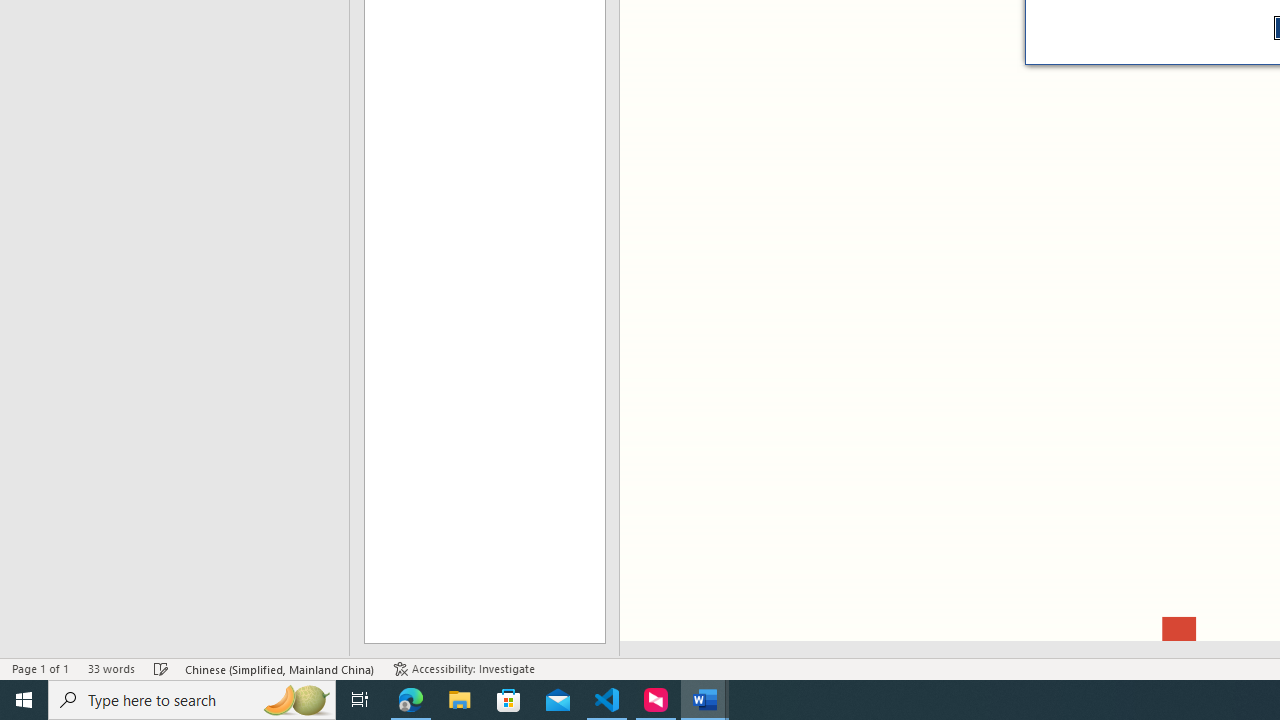 The width and height of the screenshot is (1280, 720). Describe the element at coordinates (606, 698) in the screenshot. I see `'Visual Studio Code - 1 running window'` at that location.